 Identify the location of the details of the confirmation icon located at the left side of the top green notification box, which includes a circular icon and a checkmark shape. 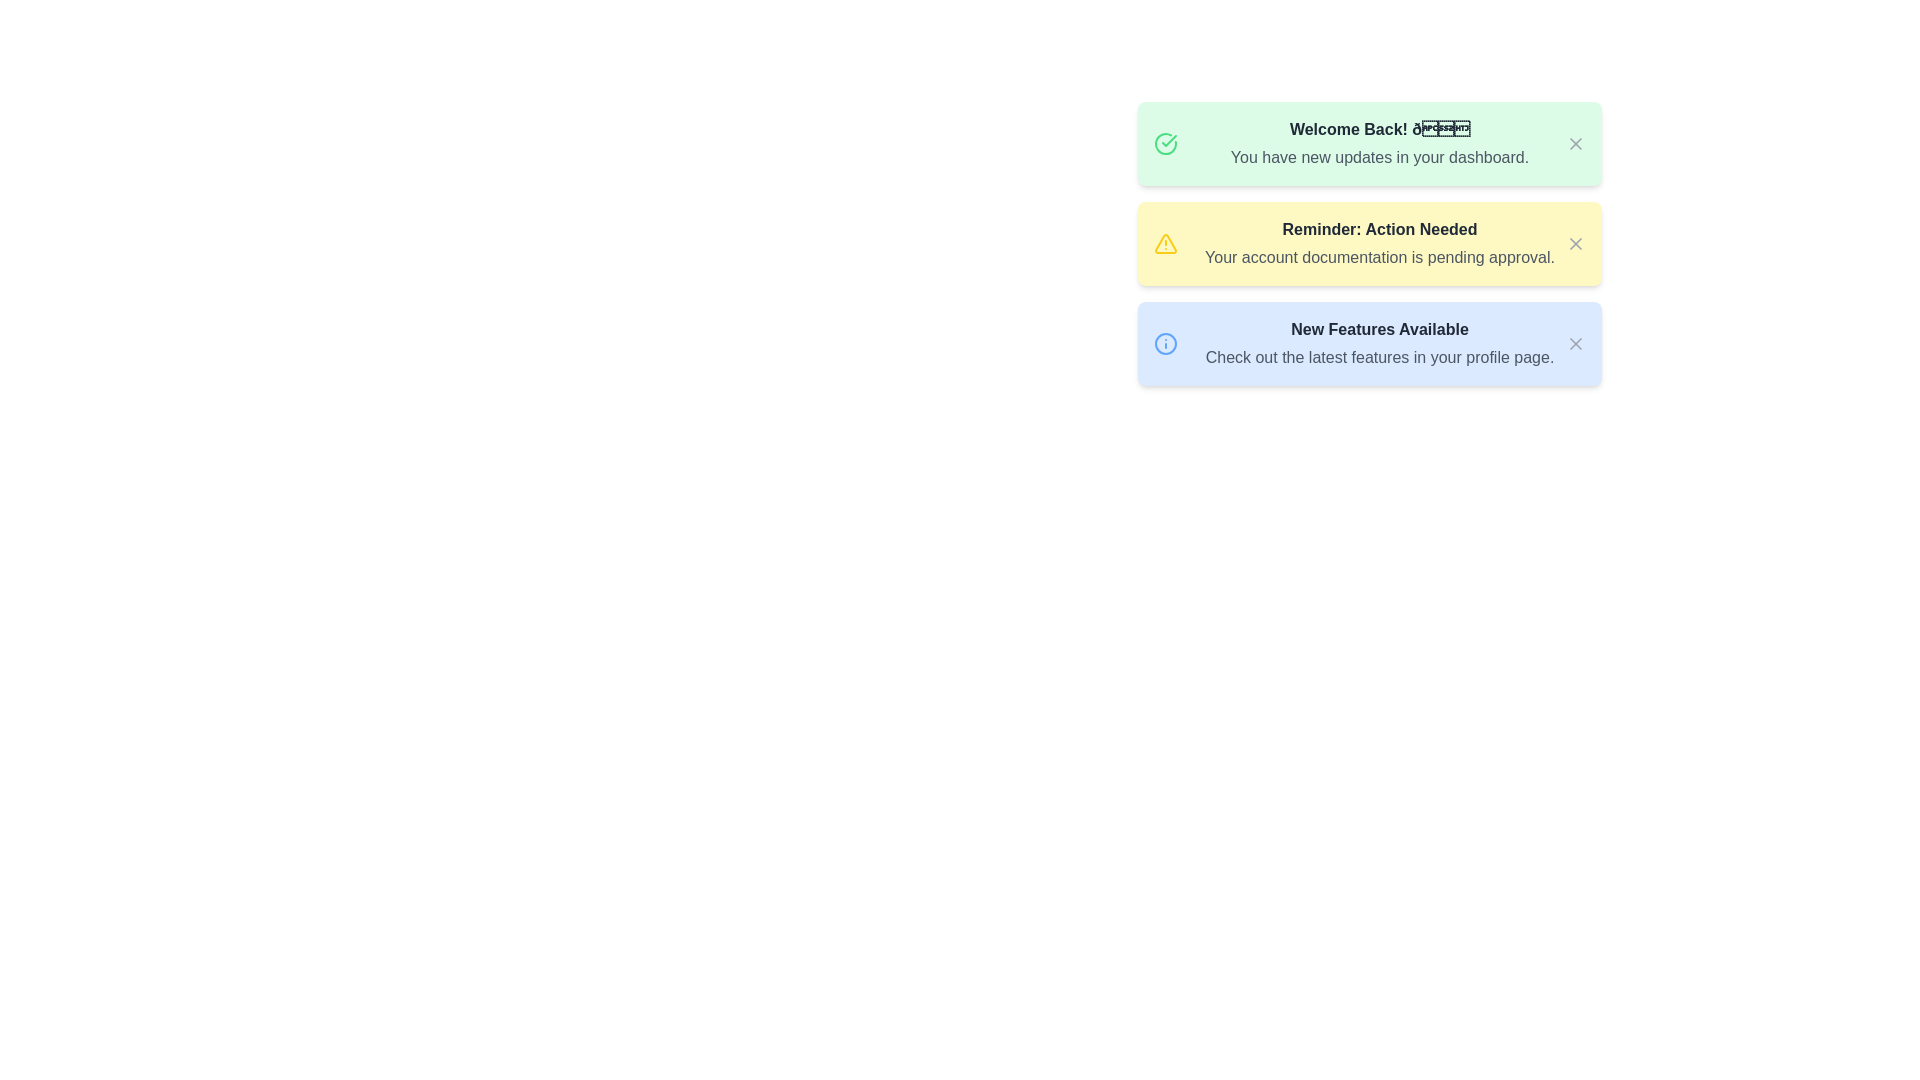
(1166, 142).